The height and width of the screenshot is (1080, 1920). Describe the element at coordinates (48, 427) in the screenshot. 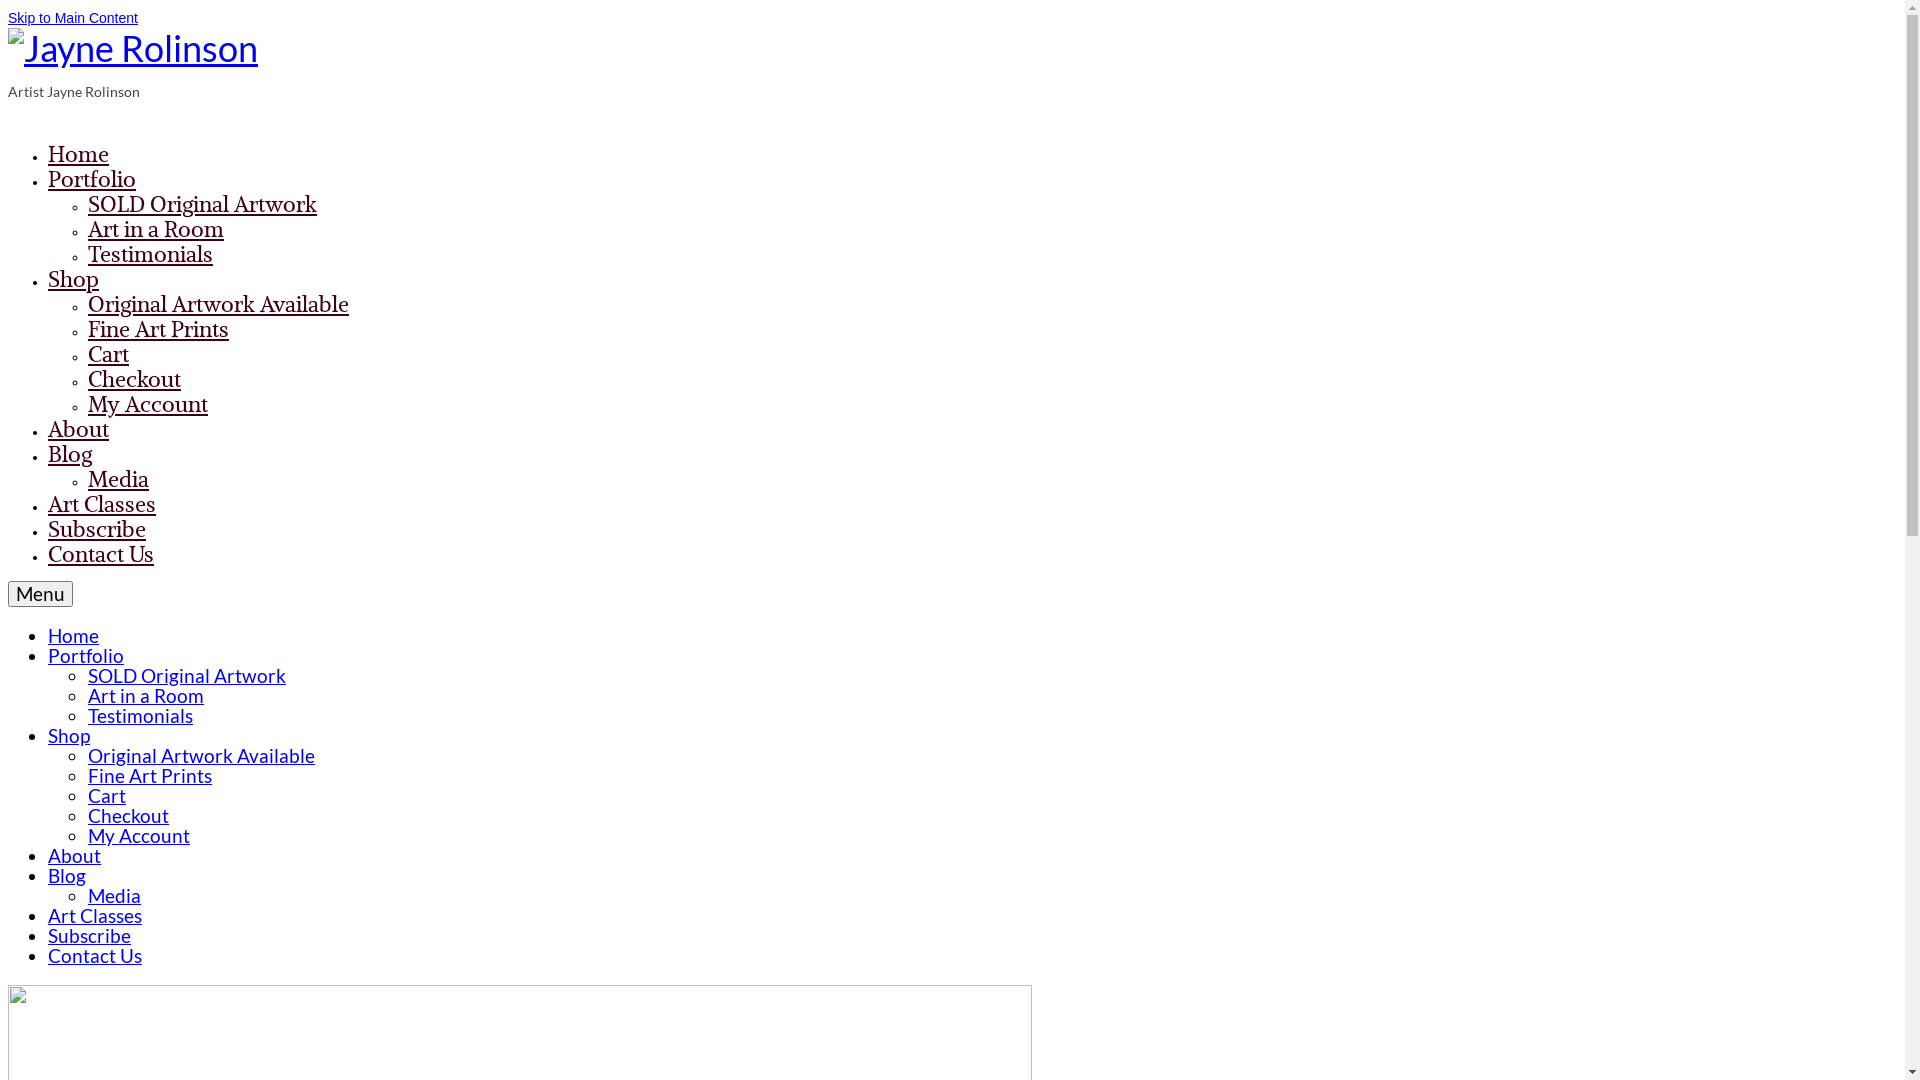

I see `'About'` at that location.